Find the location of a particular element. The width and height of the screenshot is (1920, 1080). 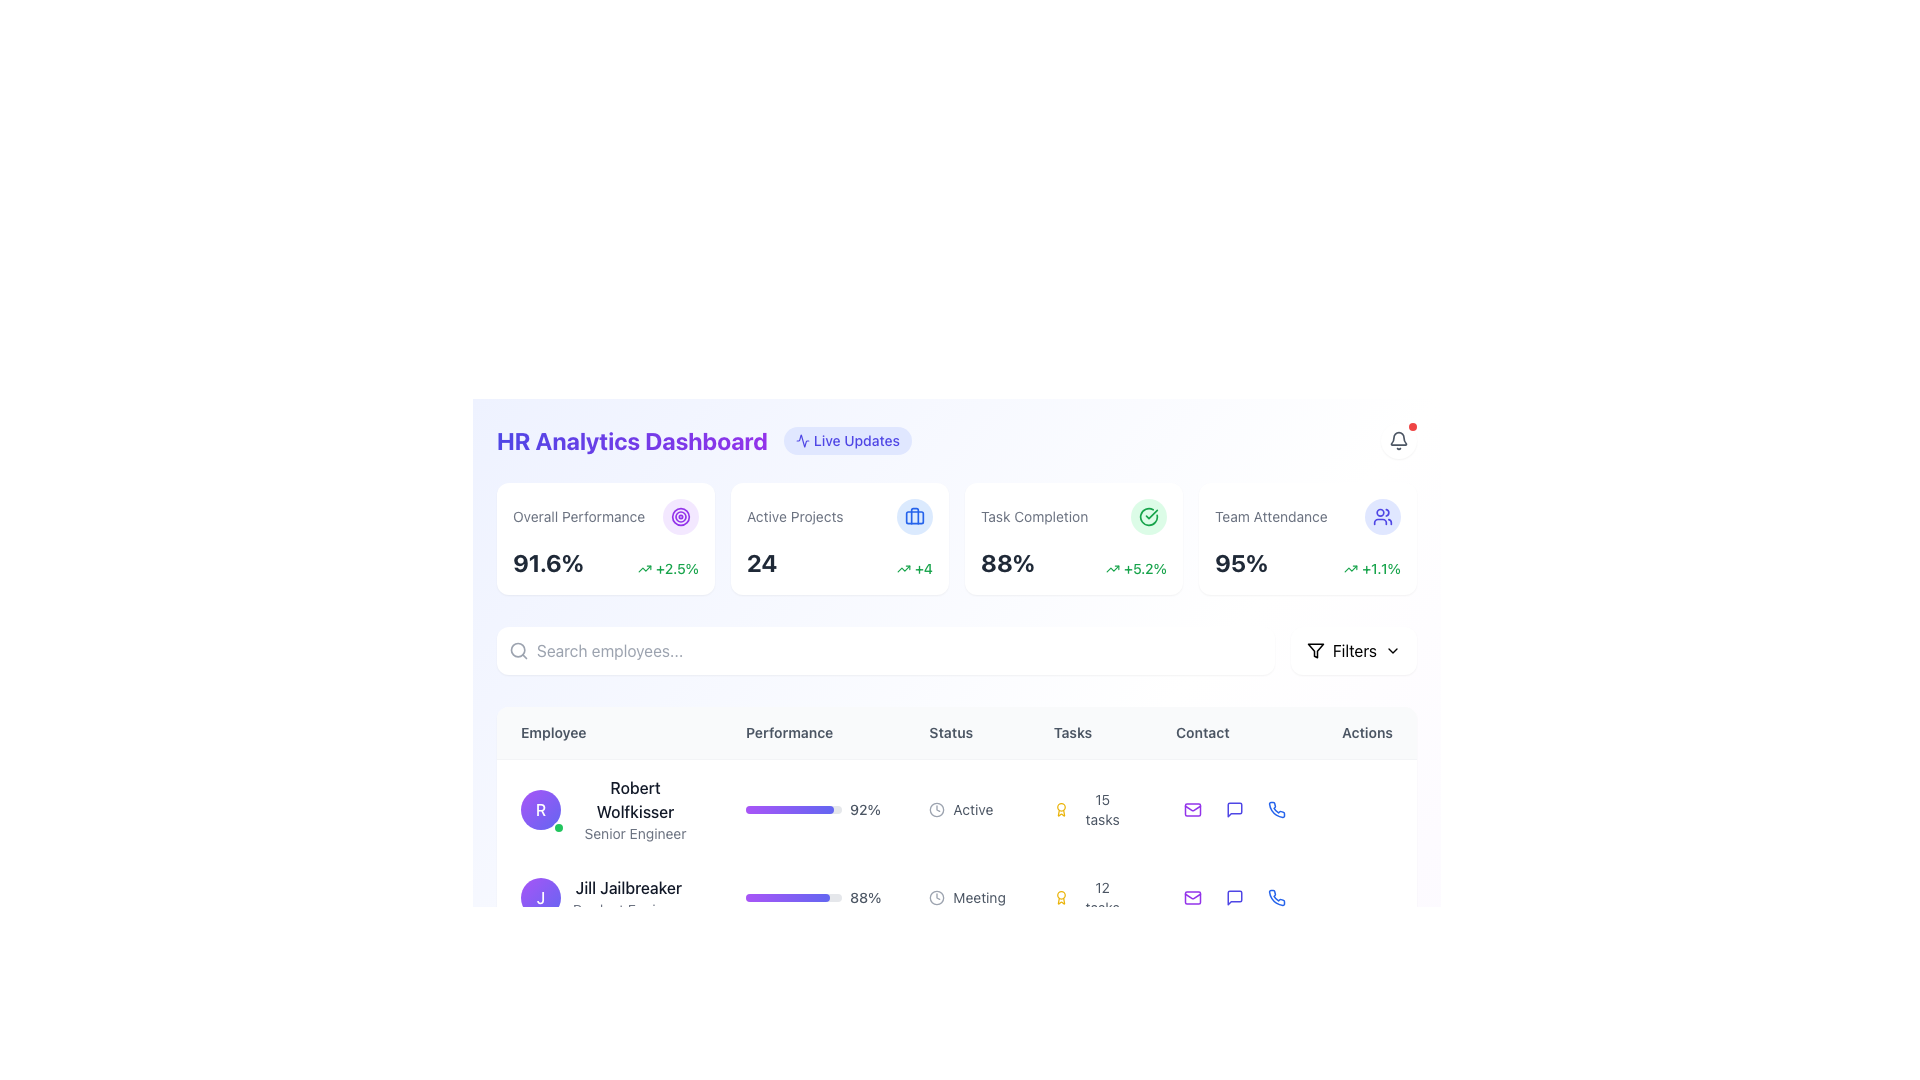

the Employee Performance Table located in the lower-right section of the page is located at coordinates (955, 858).